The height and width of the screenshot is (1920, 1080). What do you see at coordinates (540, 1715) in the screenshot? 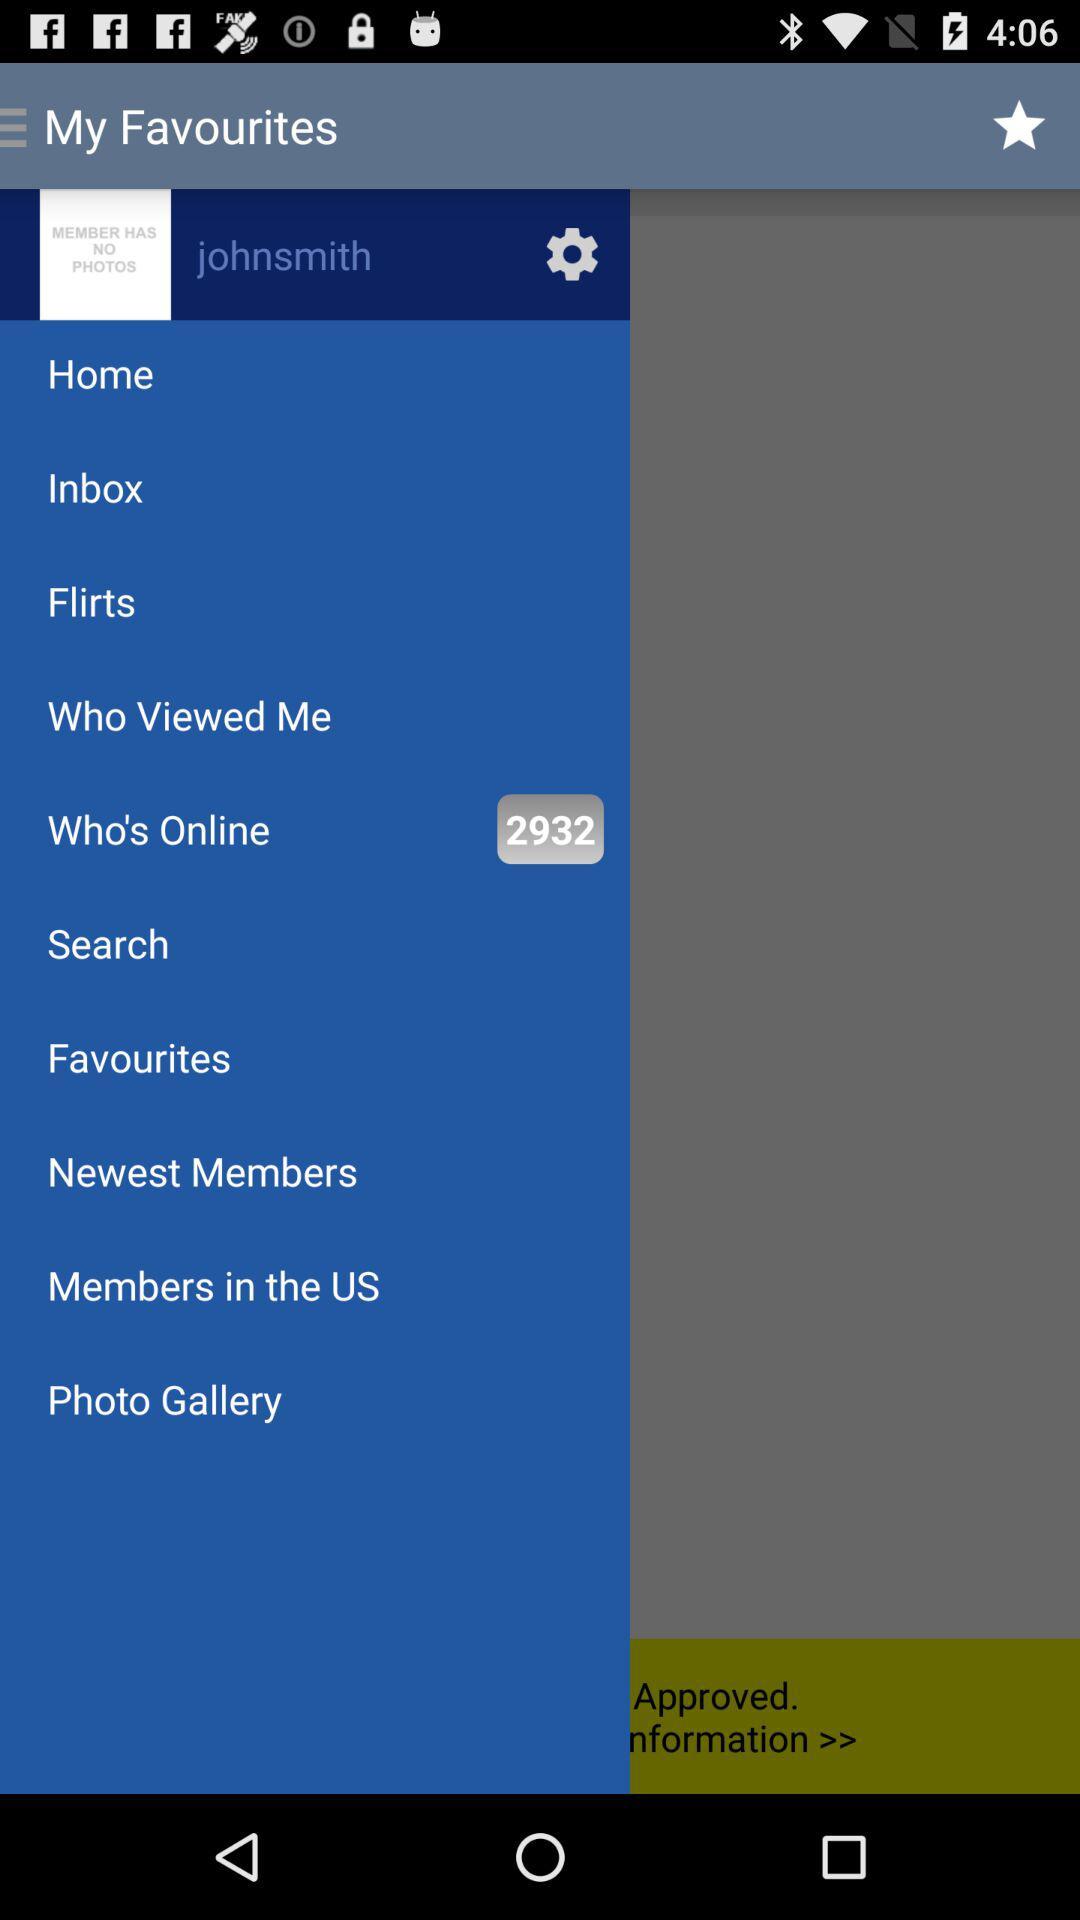
I see `the your profile is` at bounding box center [540, 1715].